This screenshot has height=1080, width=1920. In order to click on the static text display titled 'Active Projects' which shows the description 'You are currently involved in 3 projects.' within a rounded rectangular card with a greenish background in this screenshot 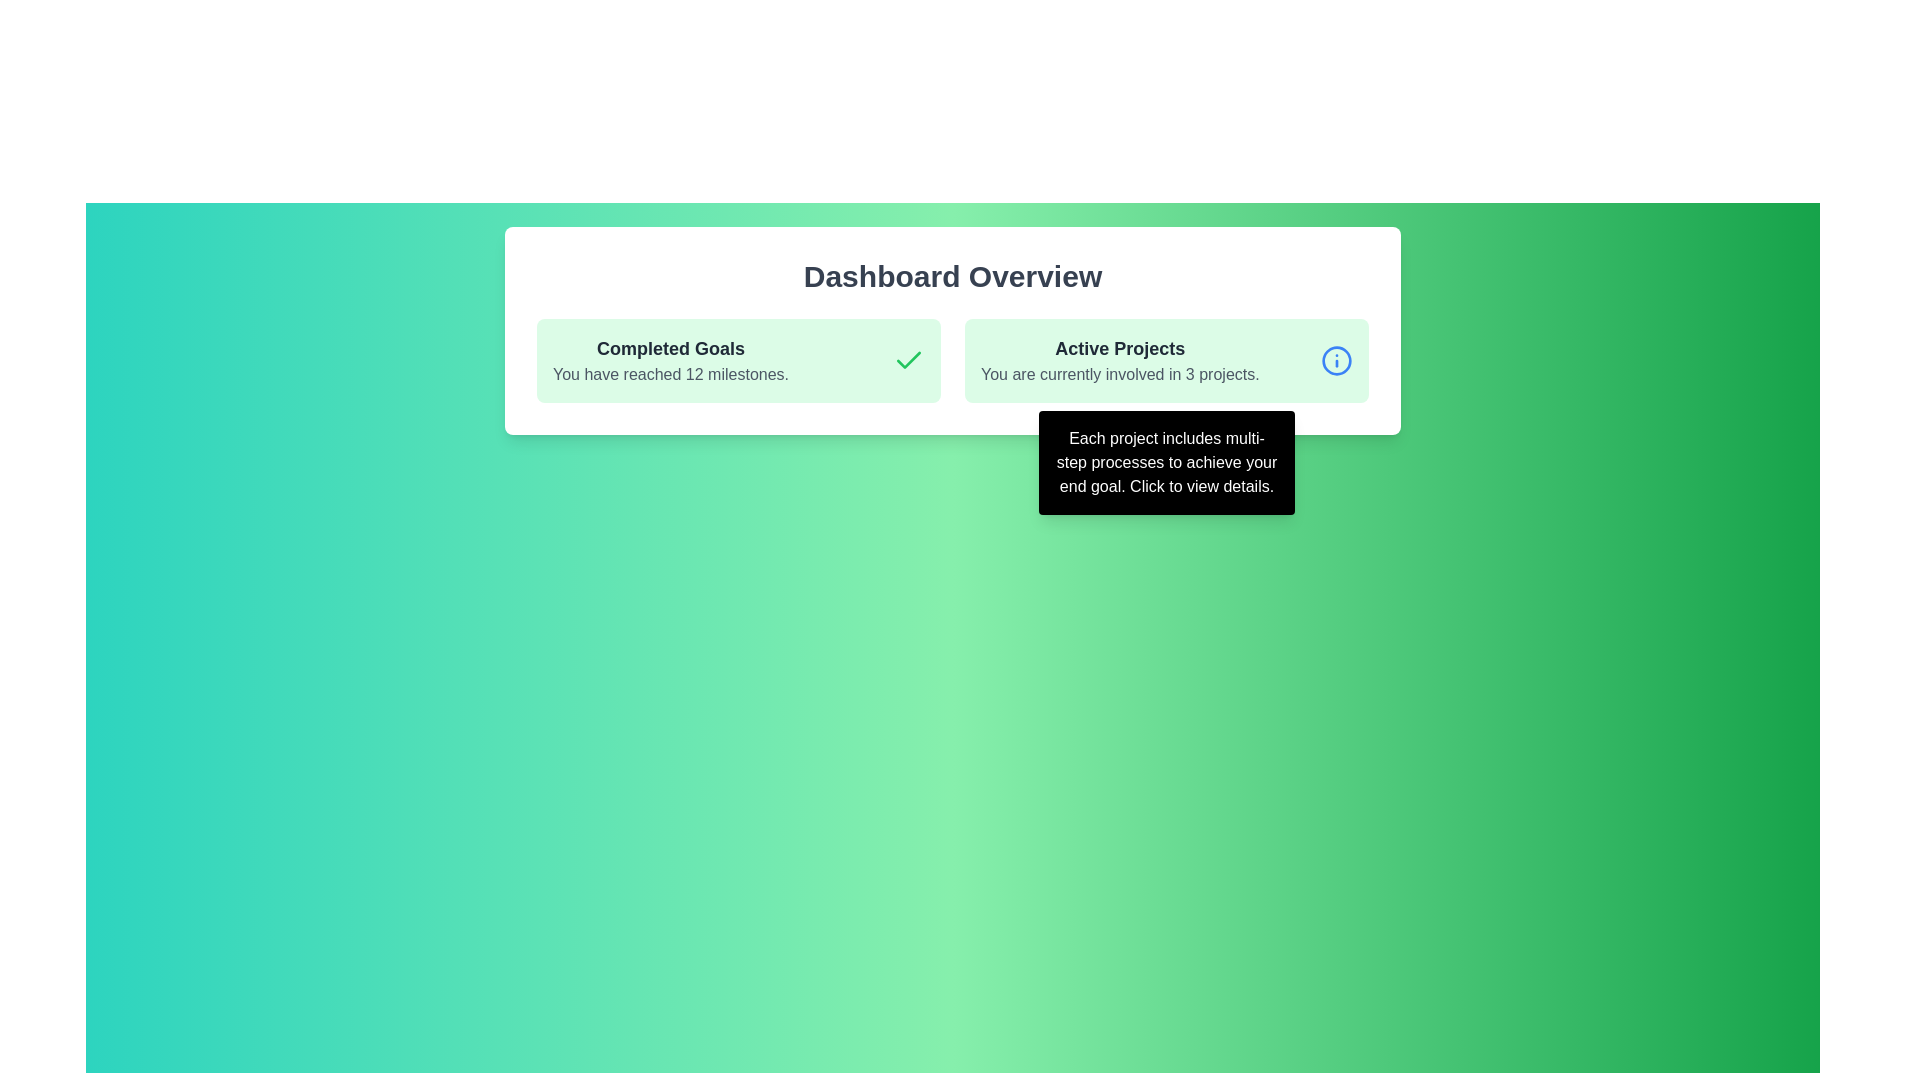, I will do `click(1120, 361)`.